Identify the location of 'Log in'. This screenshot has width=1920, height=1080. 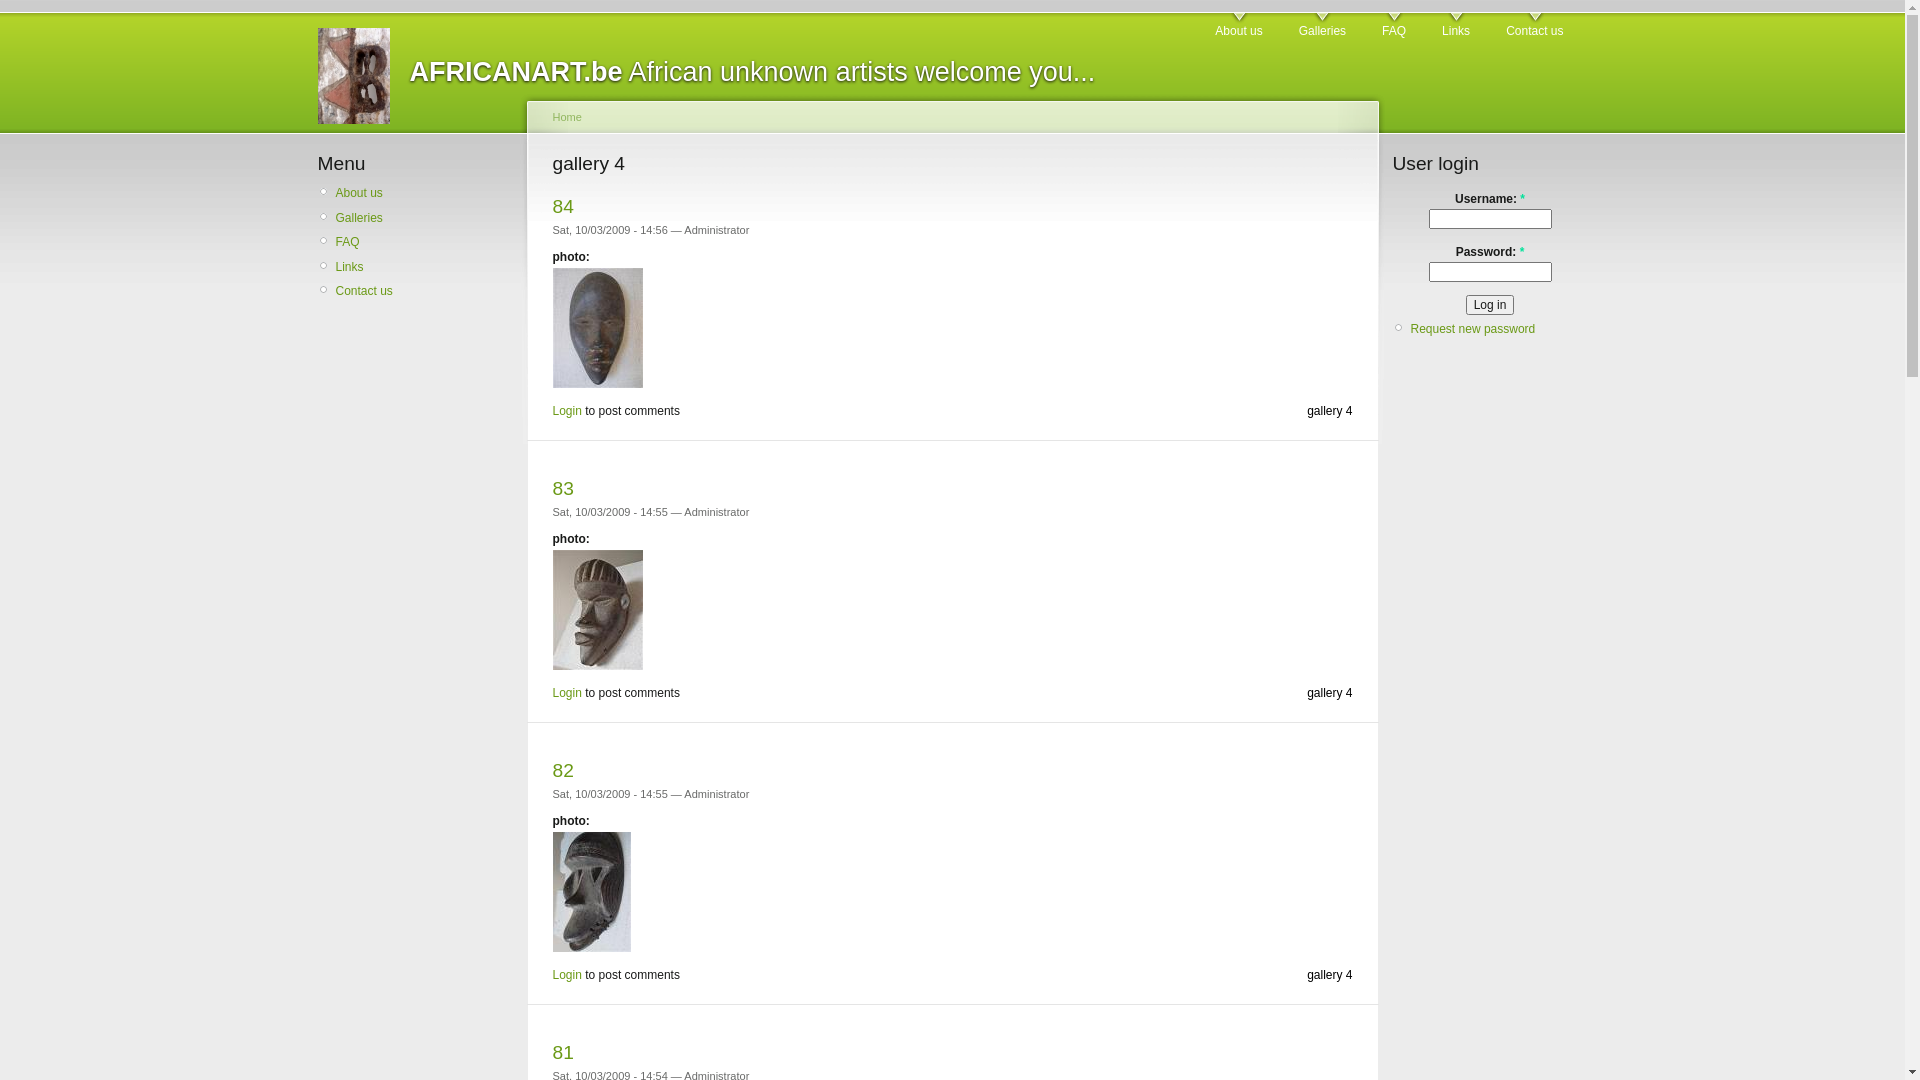
(1490, 304).